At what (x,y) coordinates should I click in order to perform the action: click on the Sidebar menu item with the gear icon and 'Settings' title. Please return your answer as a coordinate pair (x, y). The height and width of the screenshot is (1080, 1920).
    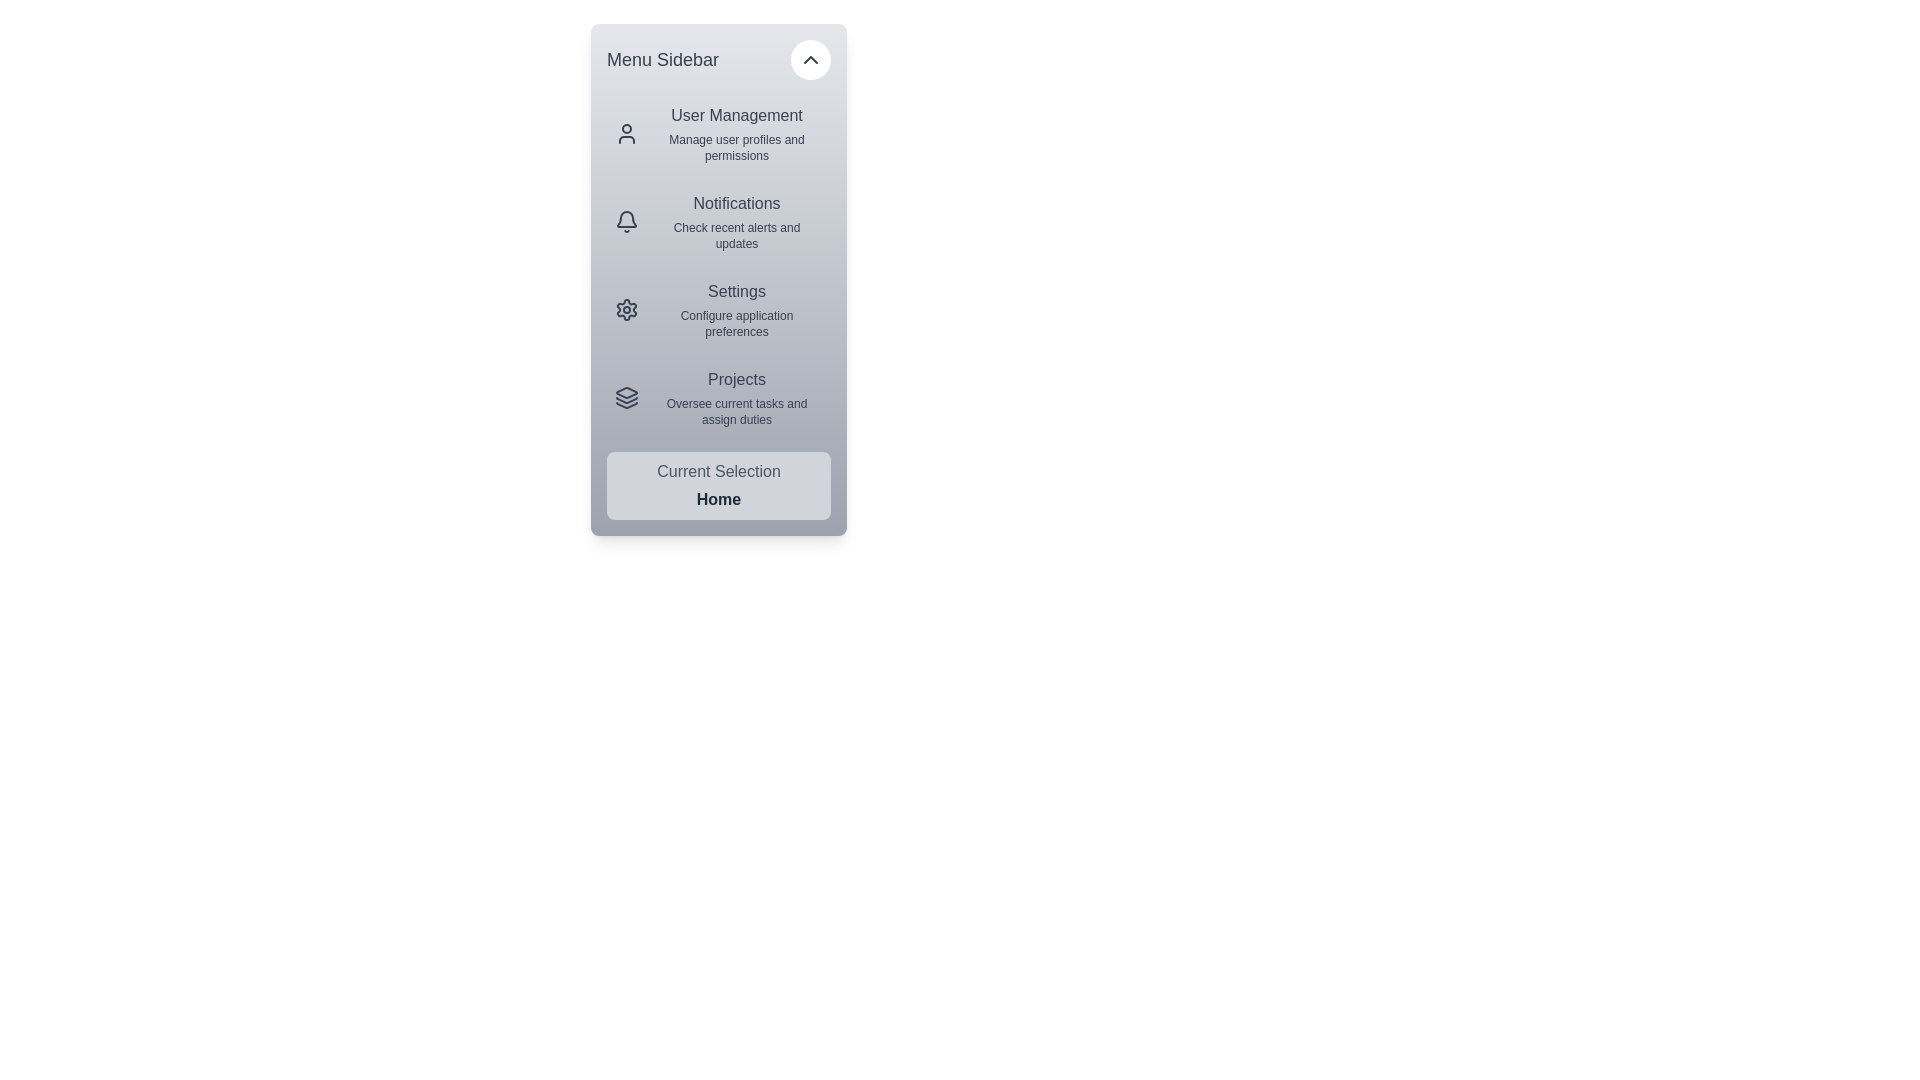
    Looking at the image, I should click on (719, 309).